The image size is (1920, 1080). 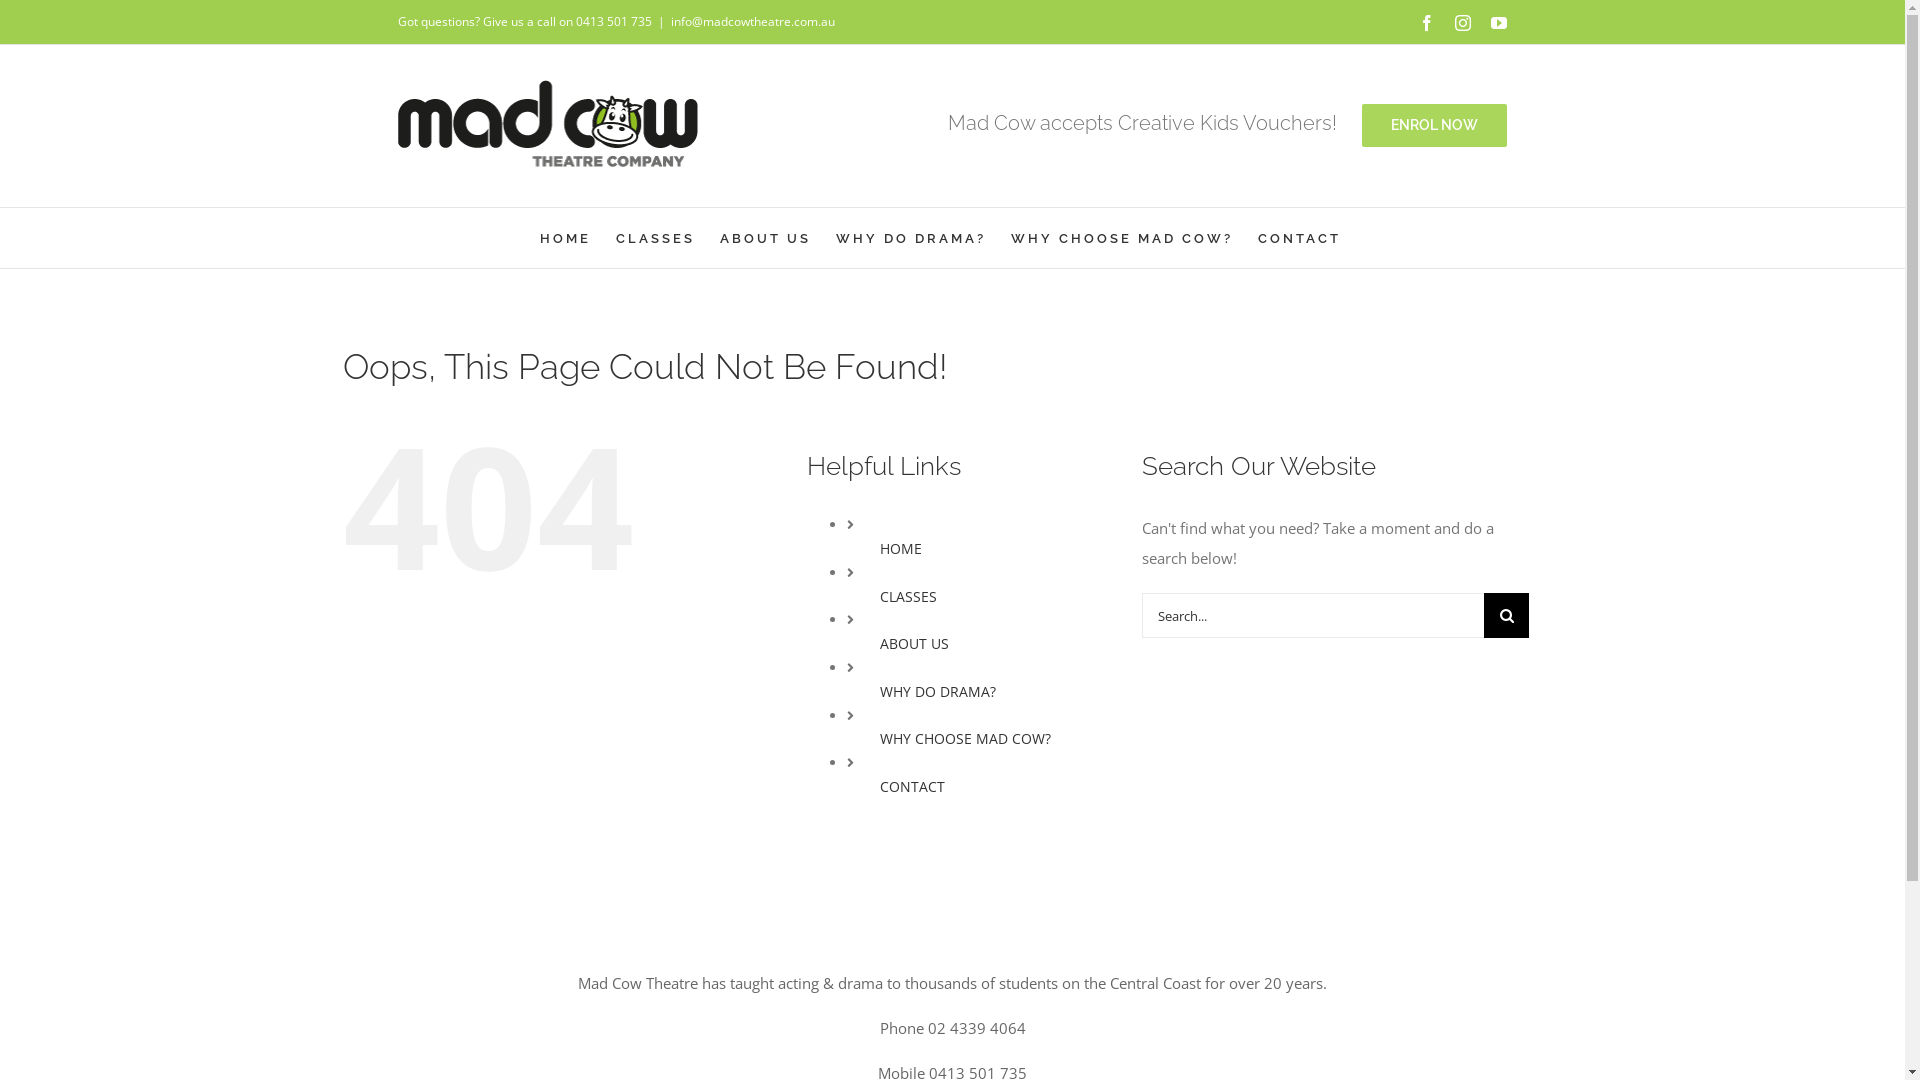 I want to click on 'Instagram', so click(x=1463, y=23).